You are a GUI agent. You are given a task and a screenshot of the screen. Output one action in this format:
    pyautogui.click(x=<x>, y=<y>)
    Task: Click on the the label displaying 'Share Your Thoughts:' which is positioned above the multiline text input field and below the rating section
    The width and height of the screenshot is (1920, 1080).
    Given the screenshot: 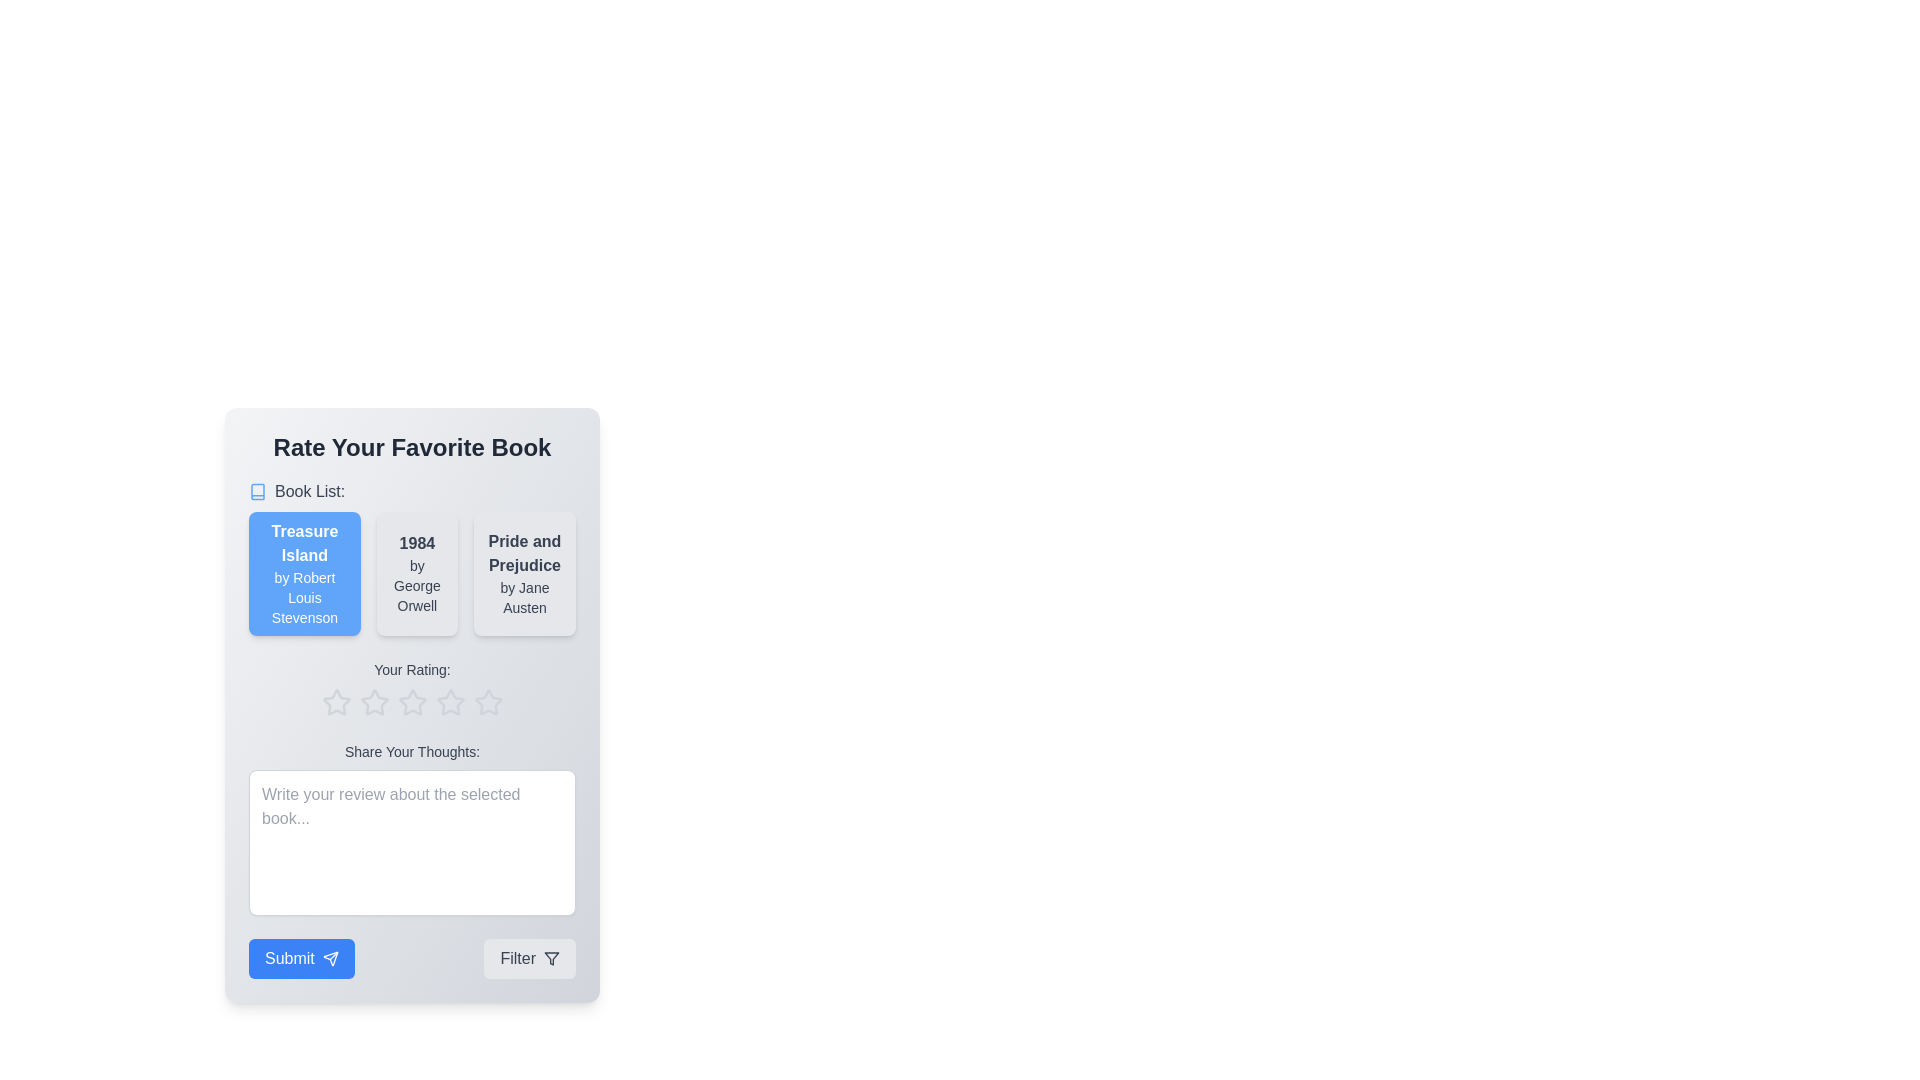 What is the action you would take?
    pyautogui.click(x=411, y=752)
    